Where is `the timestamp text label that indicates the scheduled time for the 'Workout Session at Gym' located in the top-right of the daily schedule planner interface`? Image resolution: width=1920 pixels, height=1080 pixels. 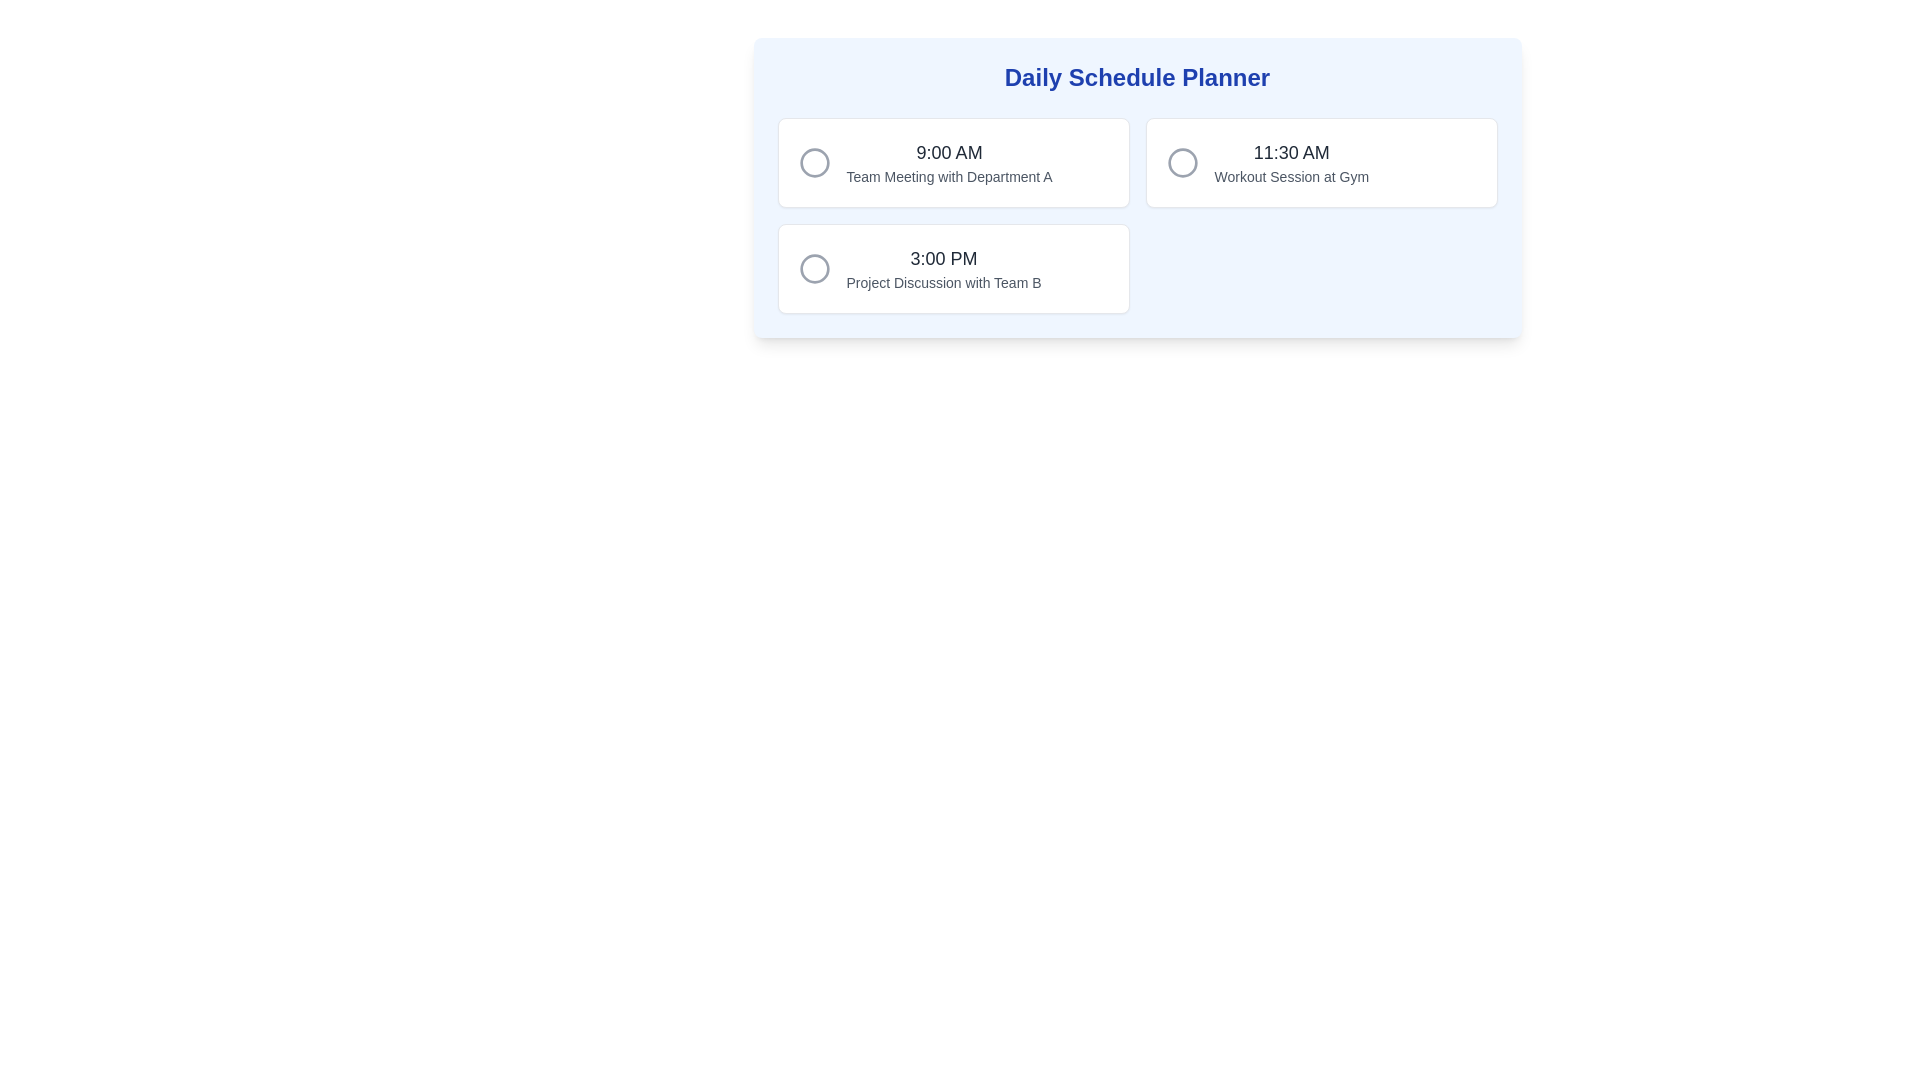 the timestamp text label that indicates the scheduled time for the 'Workout Session at Gym' located in the top-right of the daily schedule planner interface is located at coordinates (1291, 152).